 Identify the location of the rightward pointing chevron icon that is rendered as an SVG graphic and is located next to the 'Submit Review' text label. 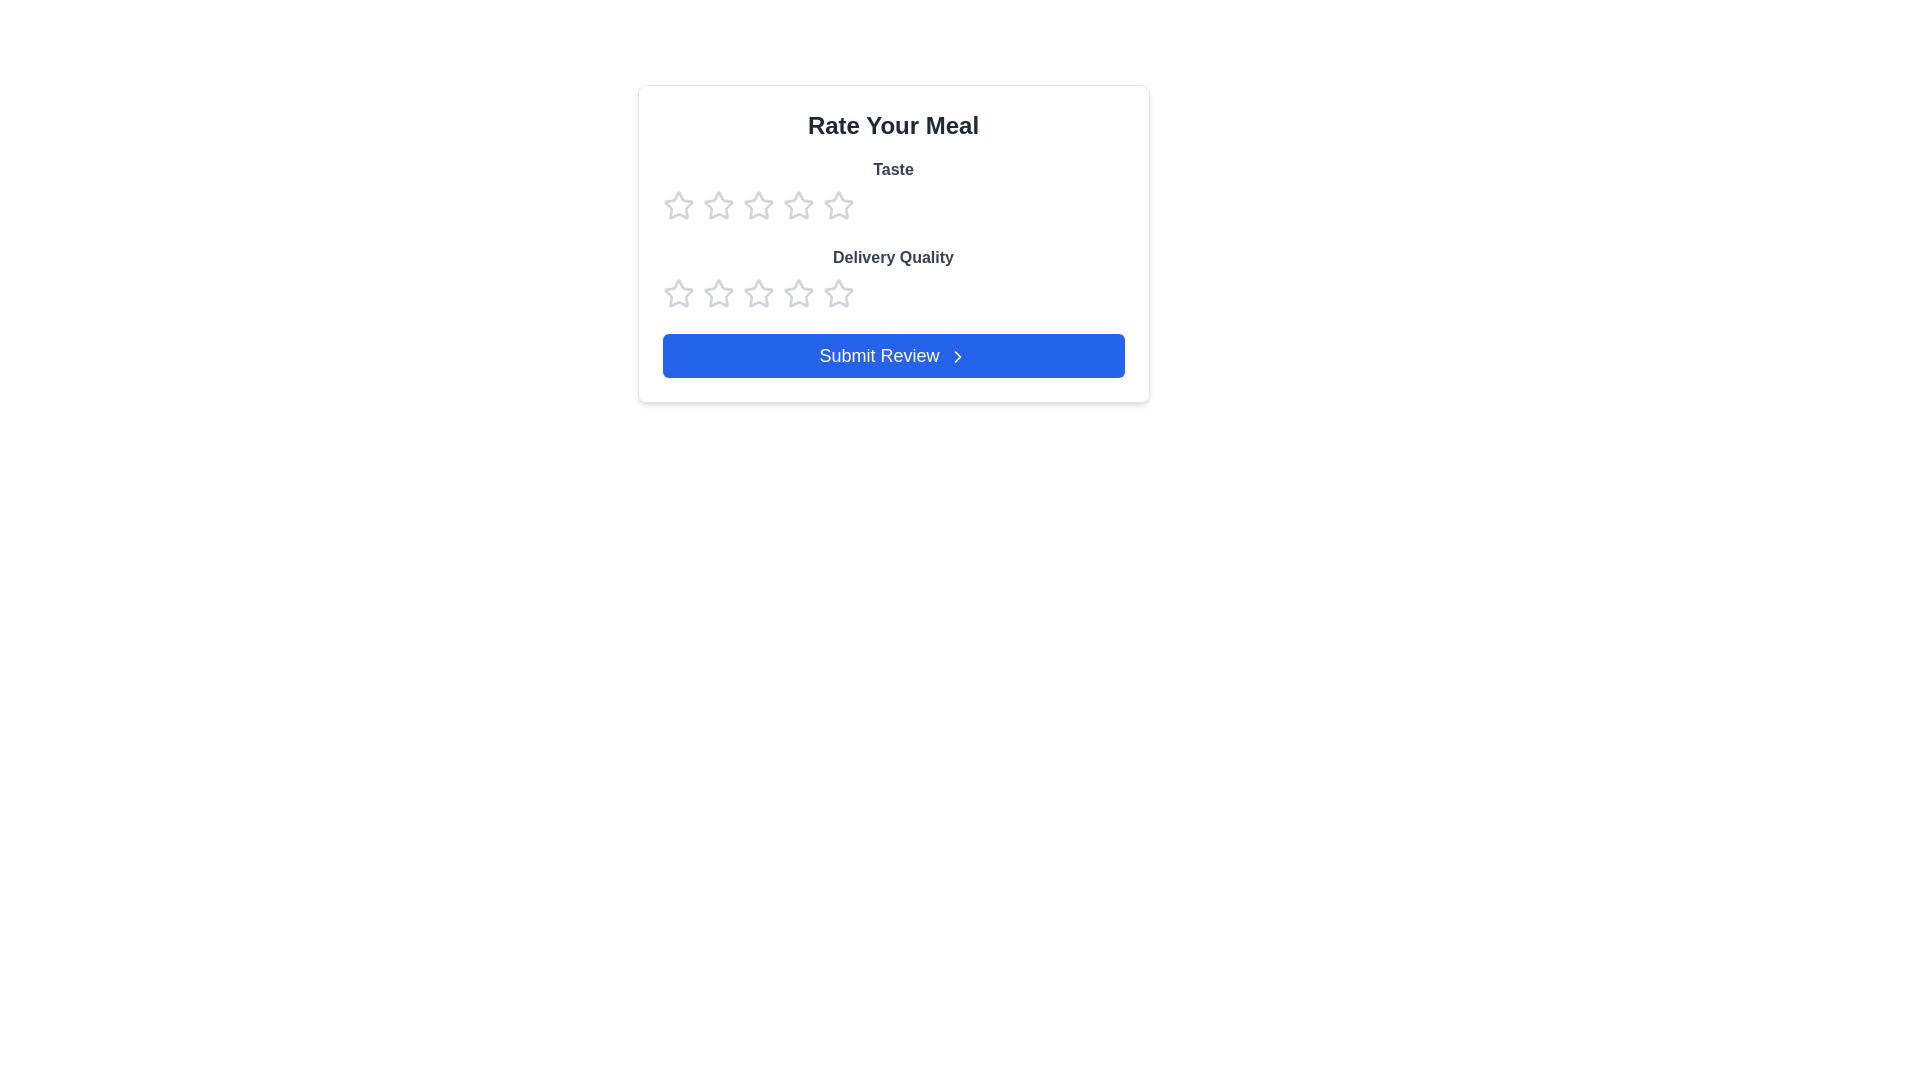
(956, 356).